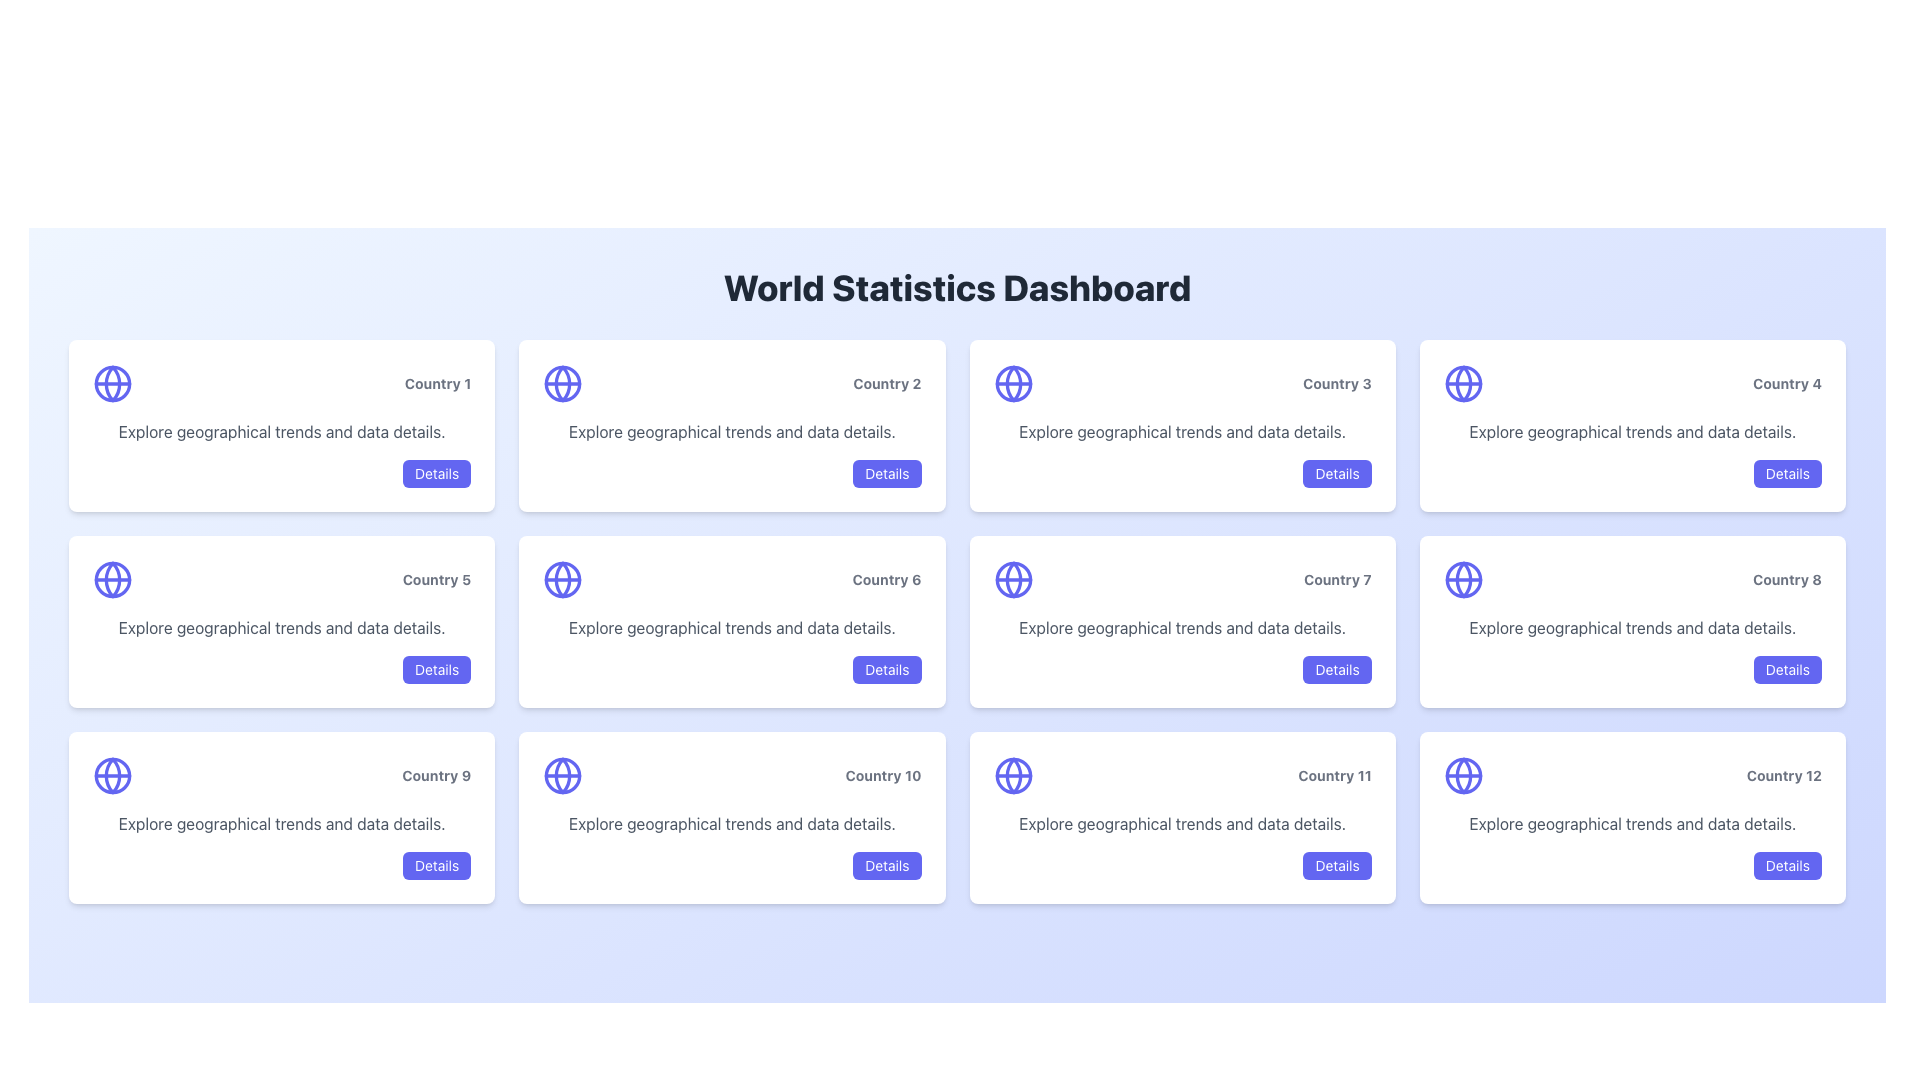  Describe the element at coordinates (281, 424) in the screenshot. I see `text content from the Card component that provides an overview of geographical data for 'Country 1', located in the top-left corner of the dashboard` at that location.